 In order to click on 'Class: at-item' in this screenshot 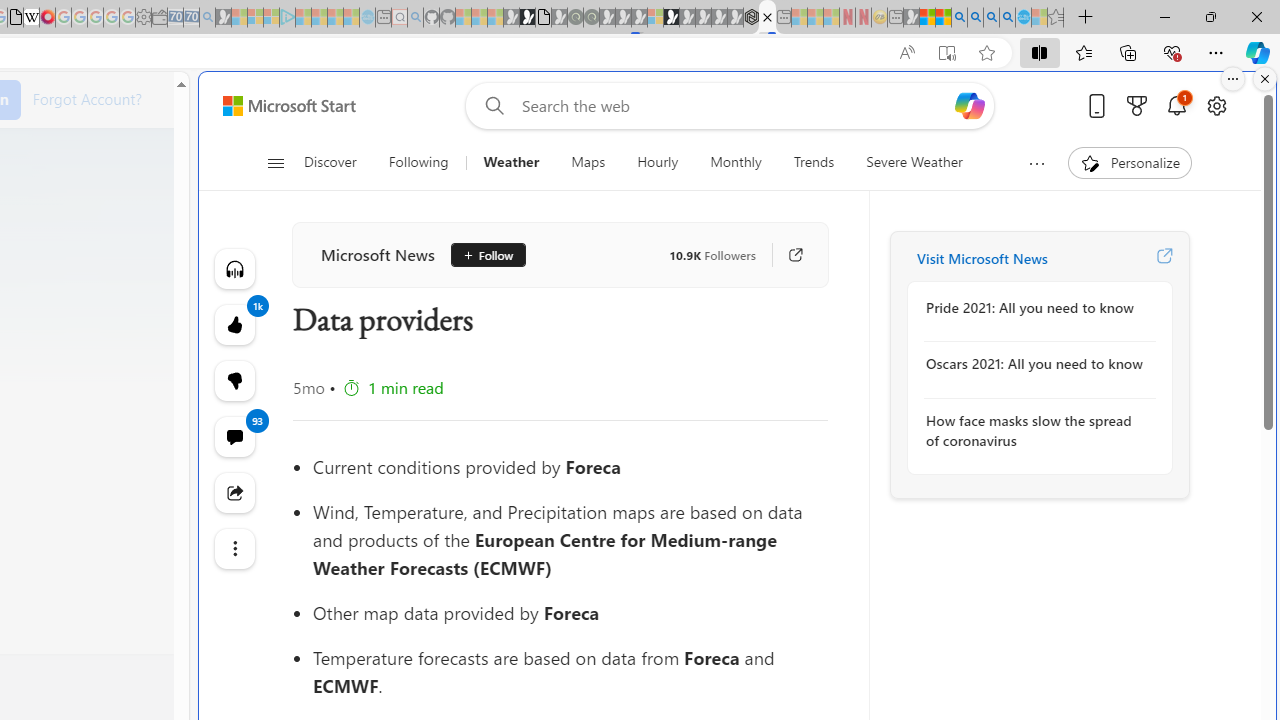, I will do `click(234, 549)`.